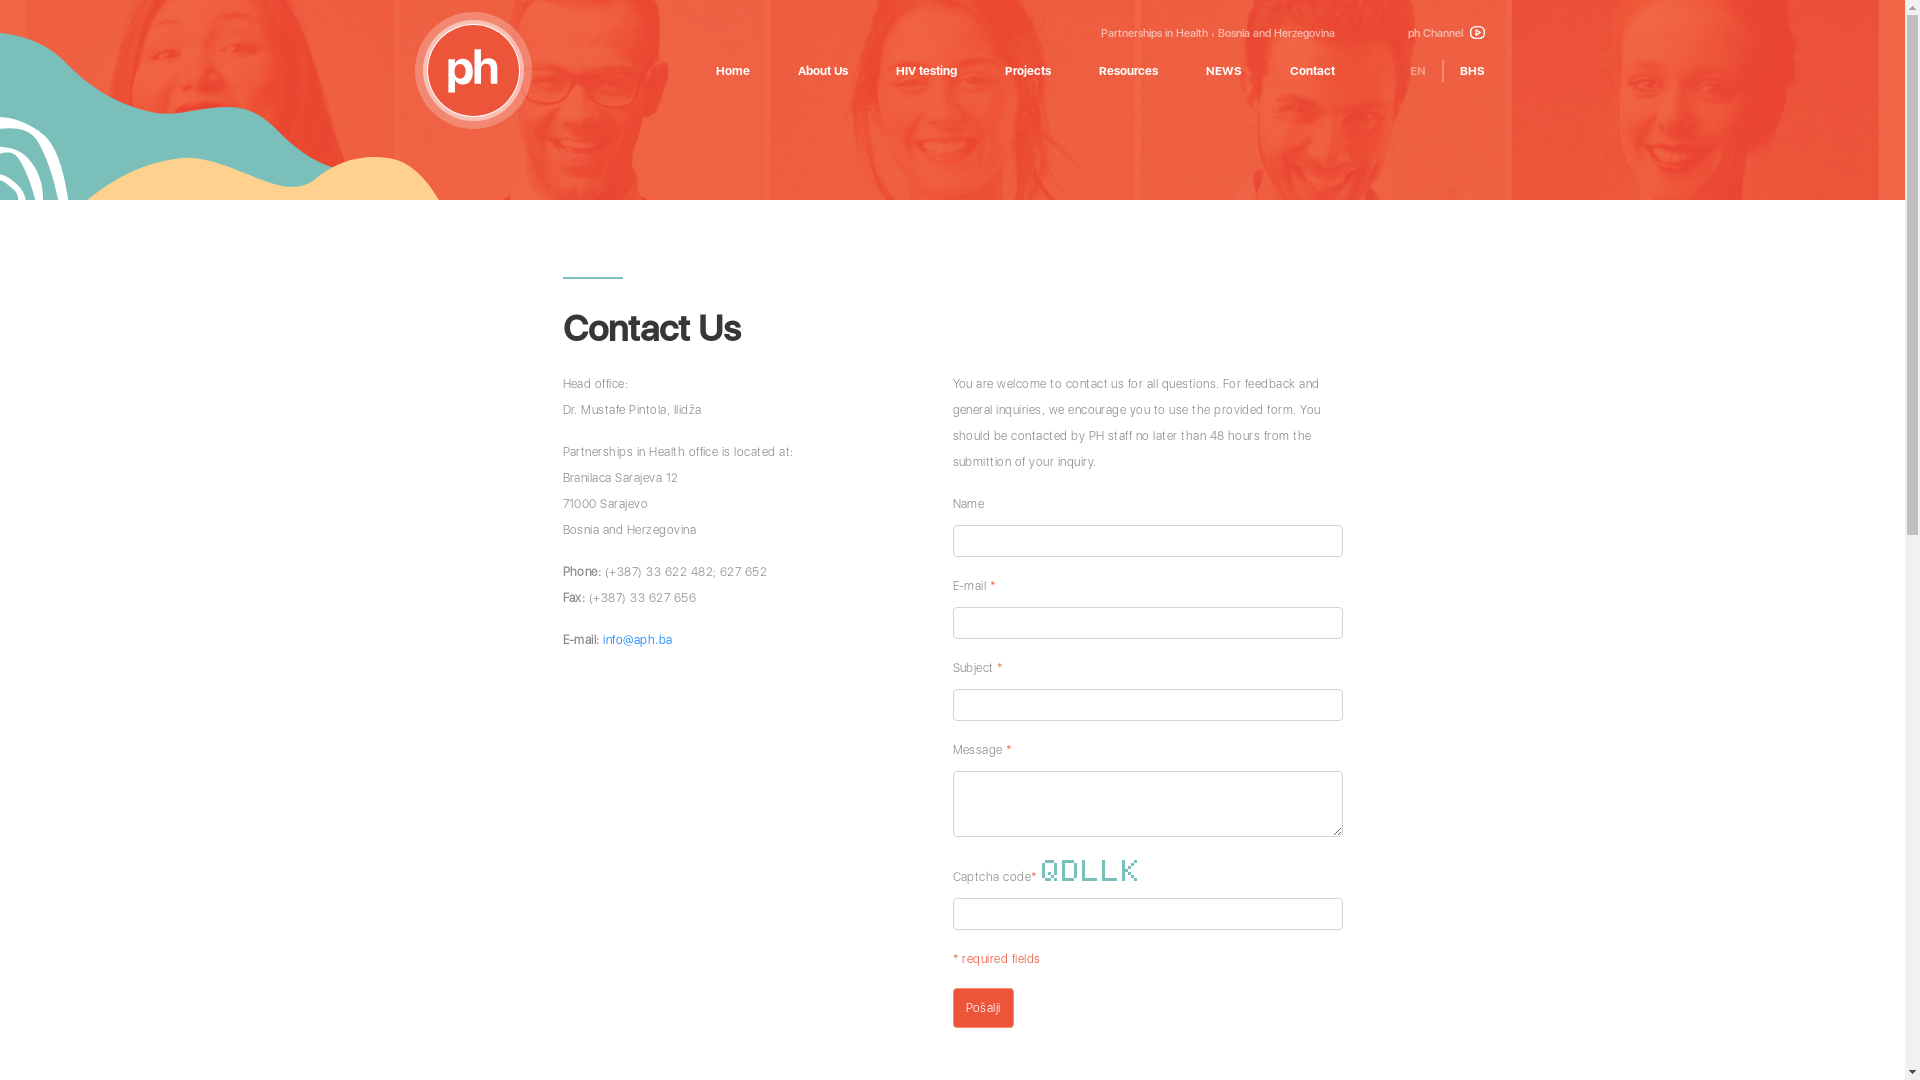 Image resolution: width=1920 pixels, height=1080 pixels. What do you see at coordinates (1446, 33) in the screenshot?
I see `'ph Channel'` at bounding box center [1446, 33].